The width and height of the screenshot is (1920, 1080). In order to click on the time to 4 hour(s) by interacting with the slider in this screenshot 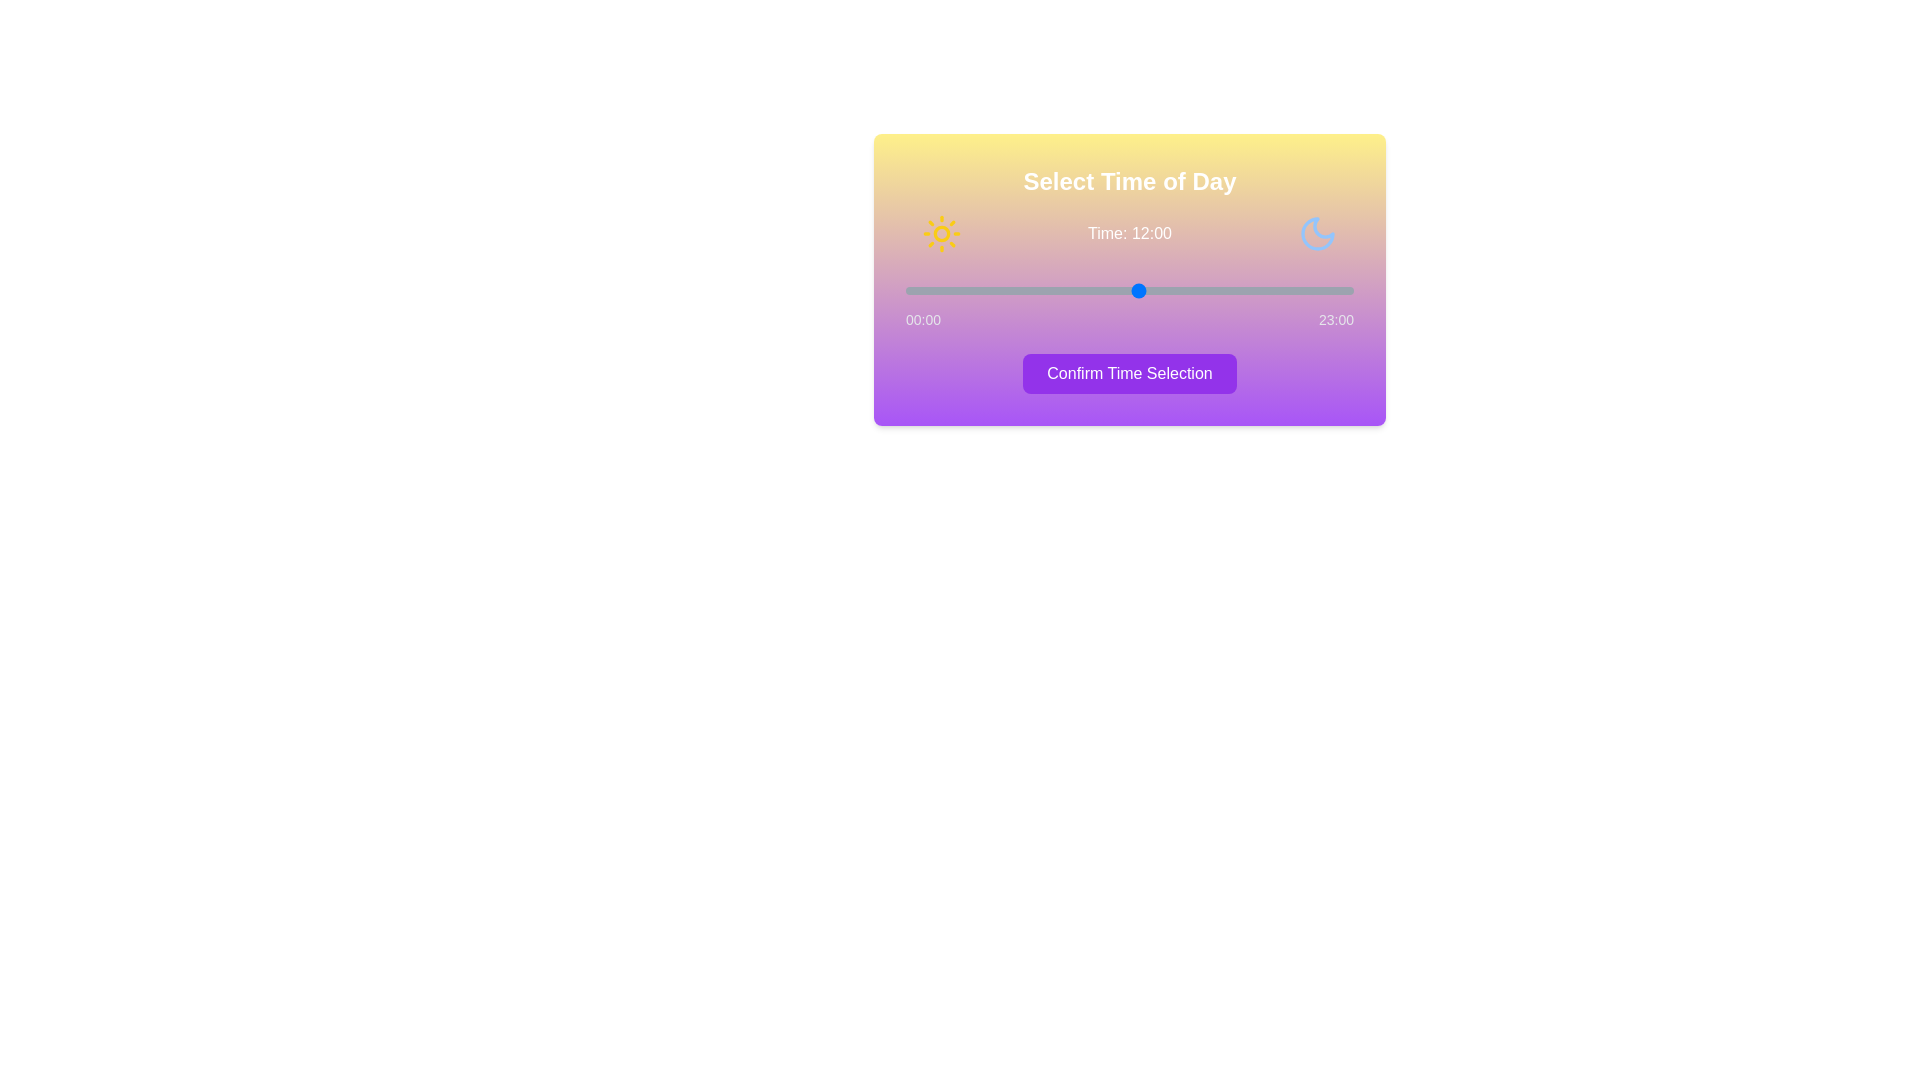, I will do `click(983, 290)`.